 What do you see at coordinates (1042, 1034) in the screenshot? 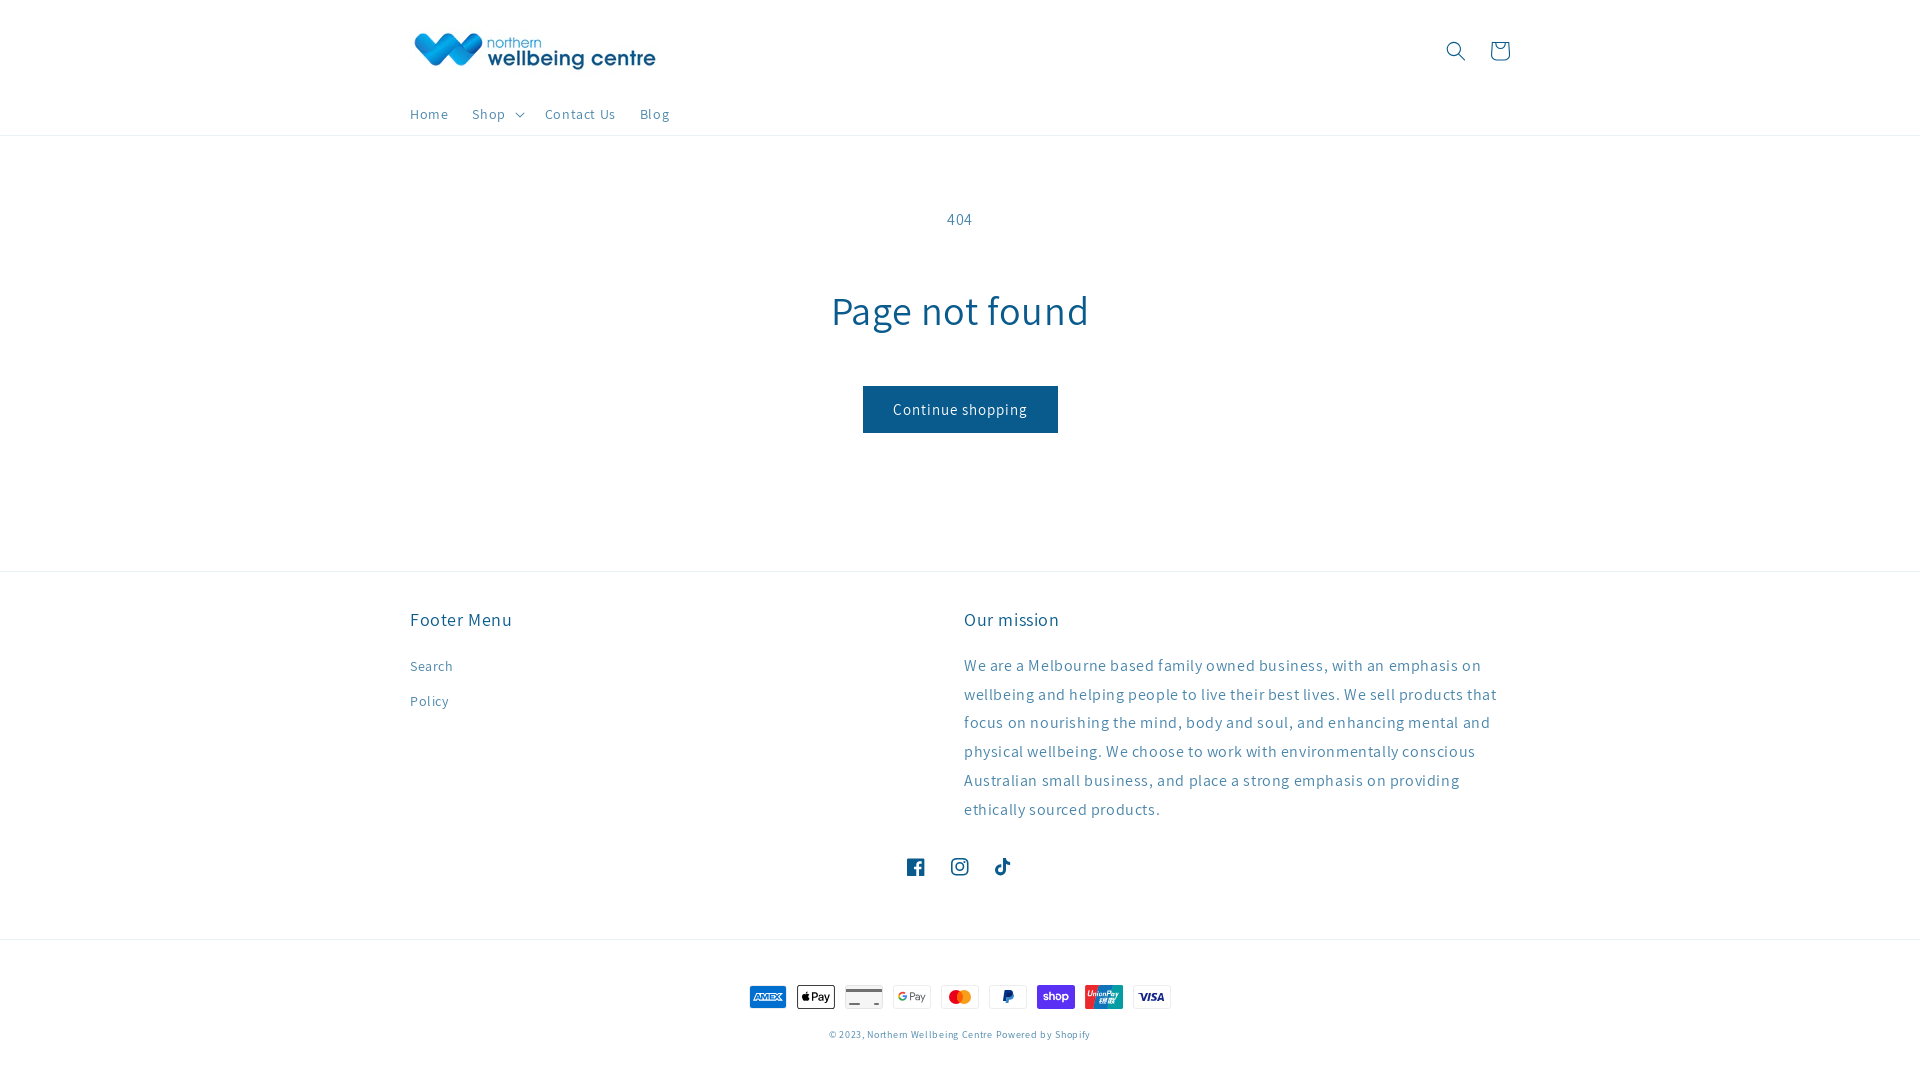
I see `'Powered by Shopify'` at bounding box center [1042, 1034].